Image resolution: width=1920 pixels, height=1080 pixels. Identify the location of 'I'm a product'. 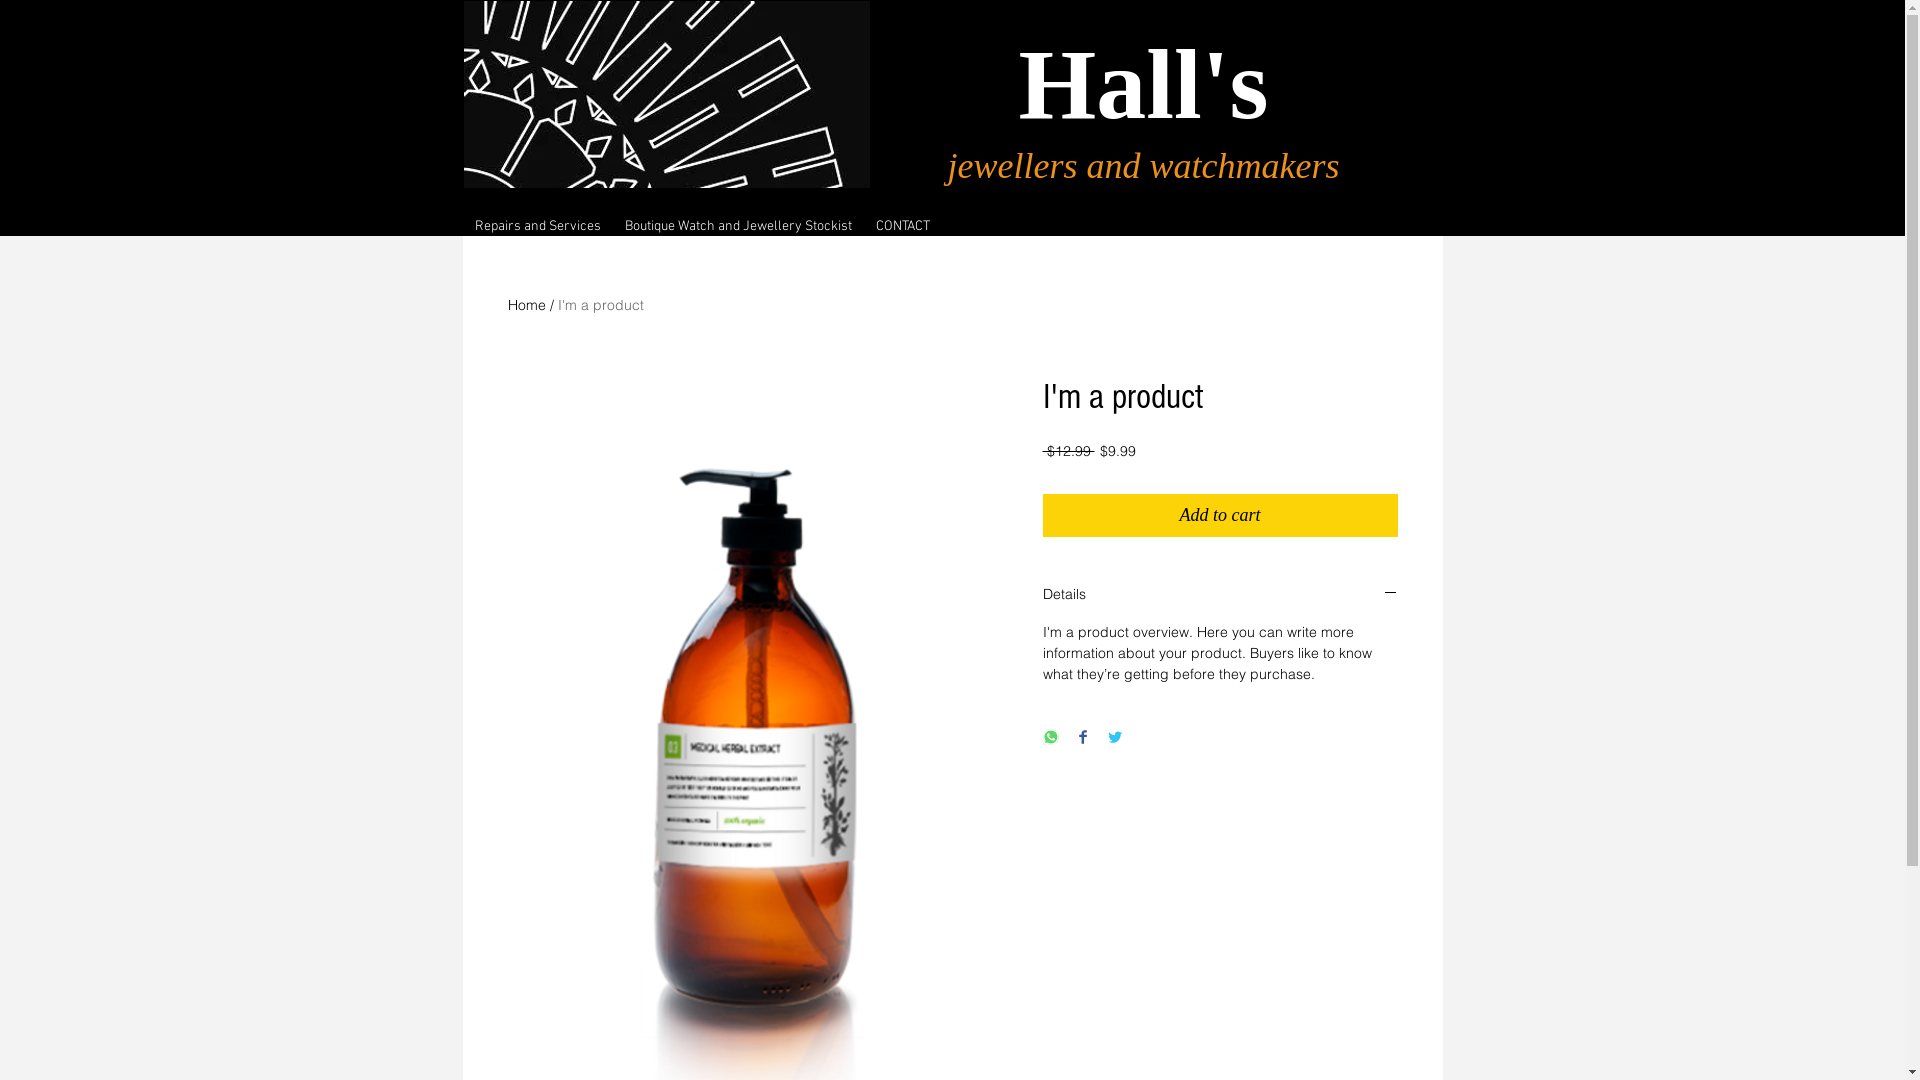
(599, 304).